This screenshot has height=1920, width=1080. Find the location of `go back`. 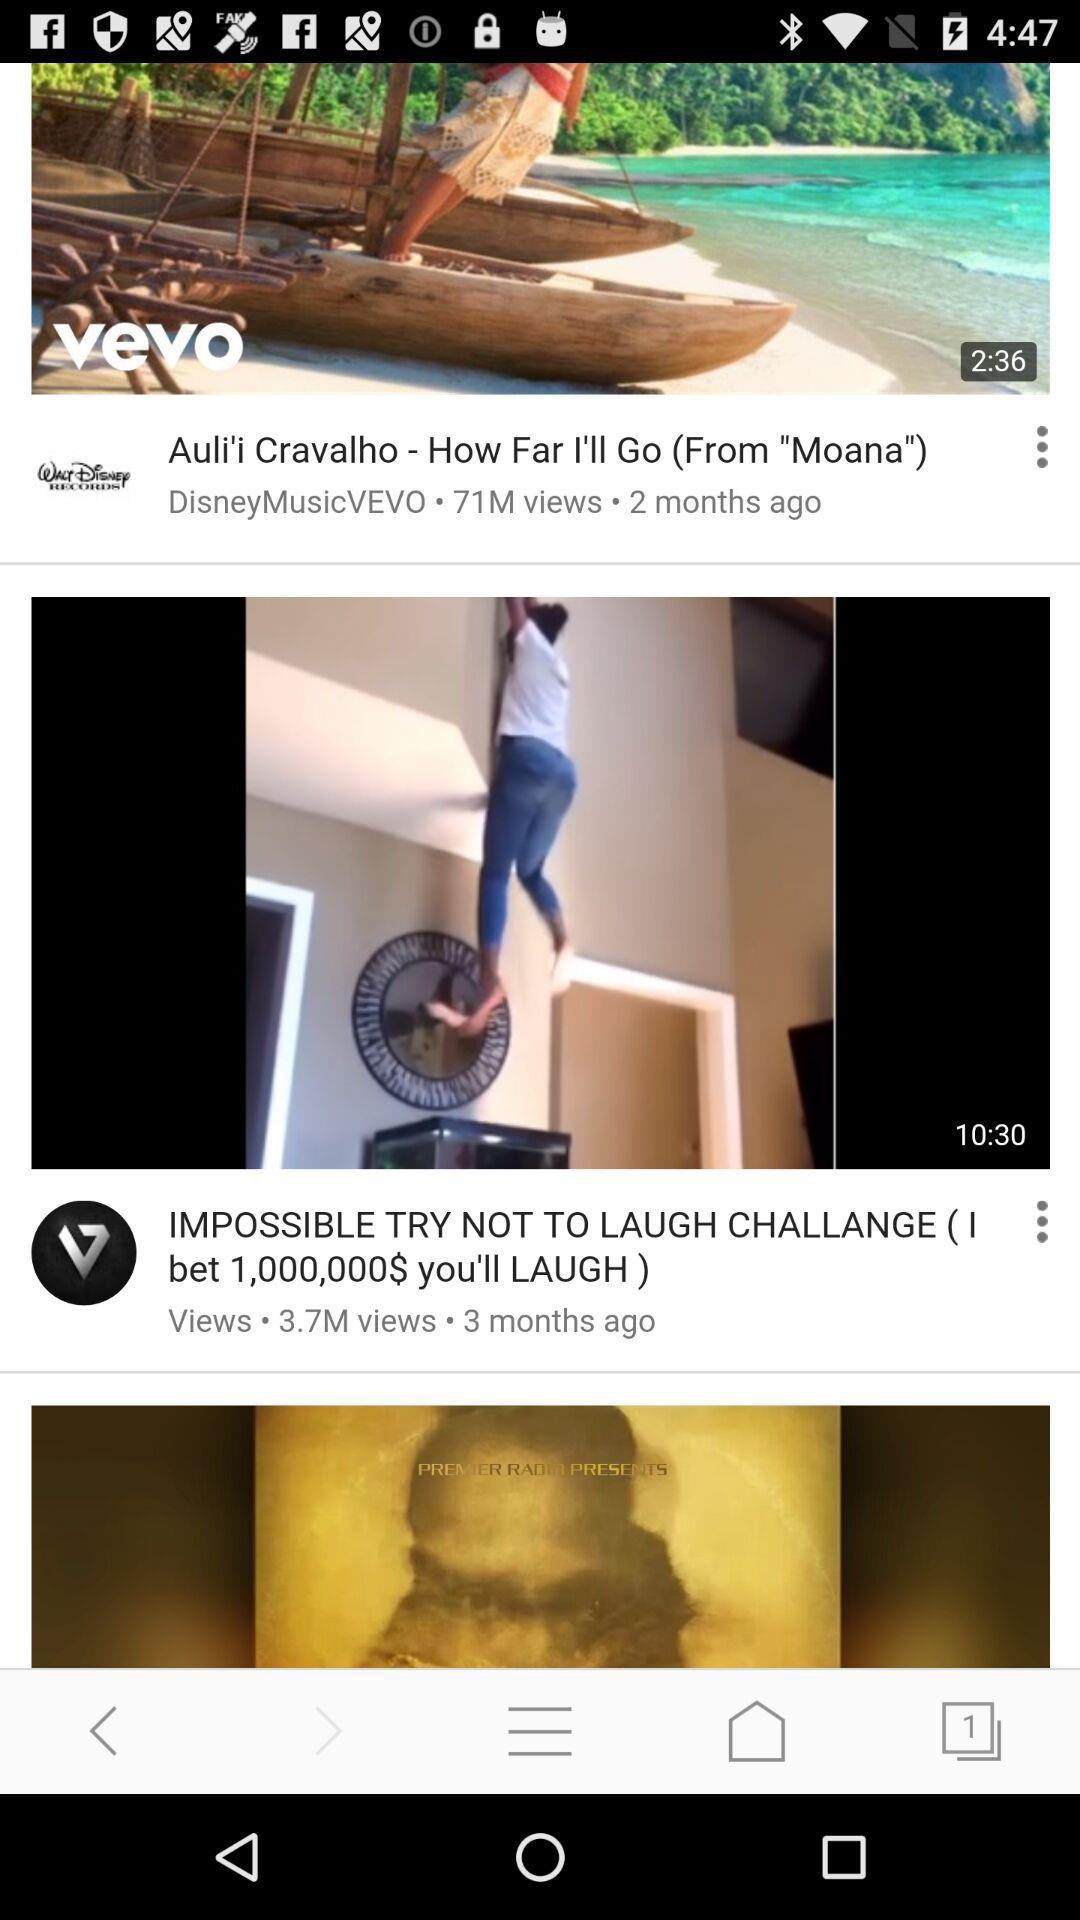

go back is located at coordinates (108, 1730).